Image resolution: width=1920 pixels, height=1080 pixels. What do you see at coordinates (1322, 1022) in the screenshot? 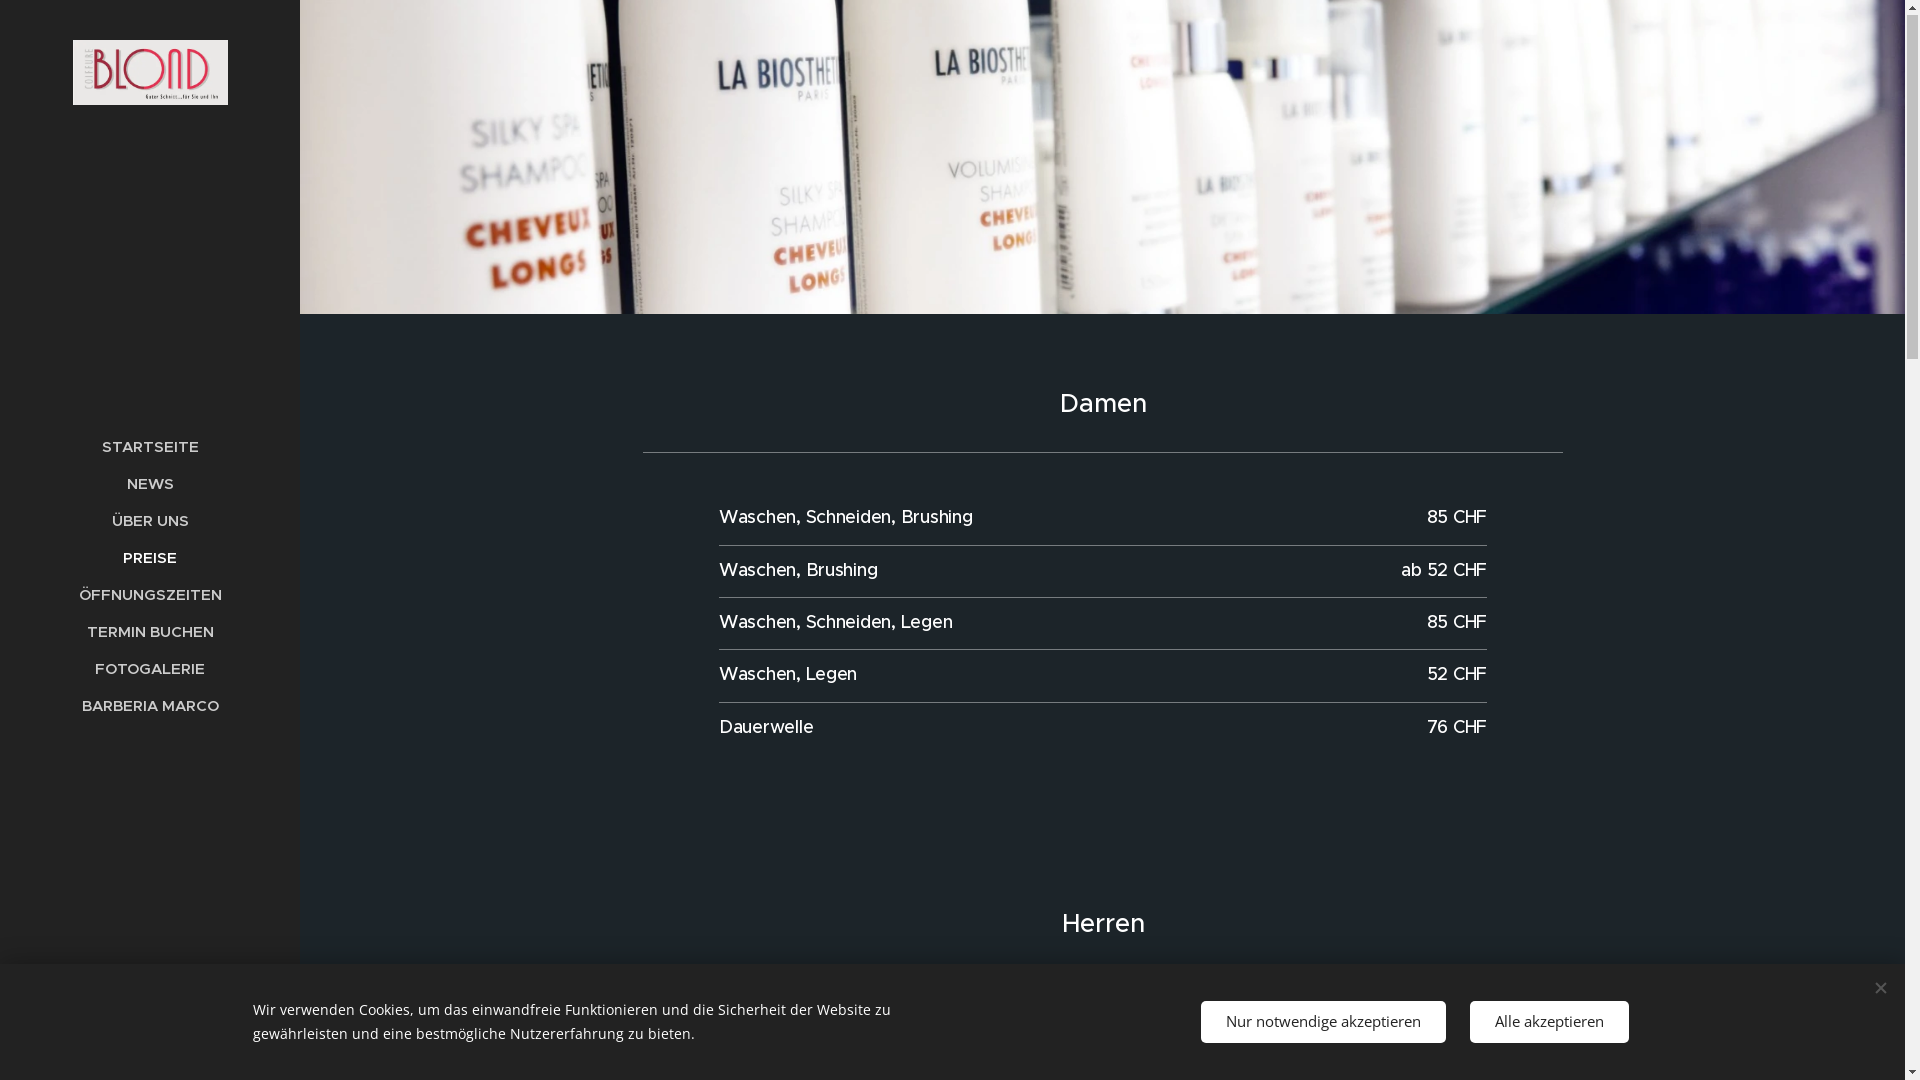
I see `'Nur notwendige akzeptieren'` at bounding box center [1322, 1022].